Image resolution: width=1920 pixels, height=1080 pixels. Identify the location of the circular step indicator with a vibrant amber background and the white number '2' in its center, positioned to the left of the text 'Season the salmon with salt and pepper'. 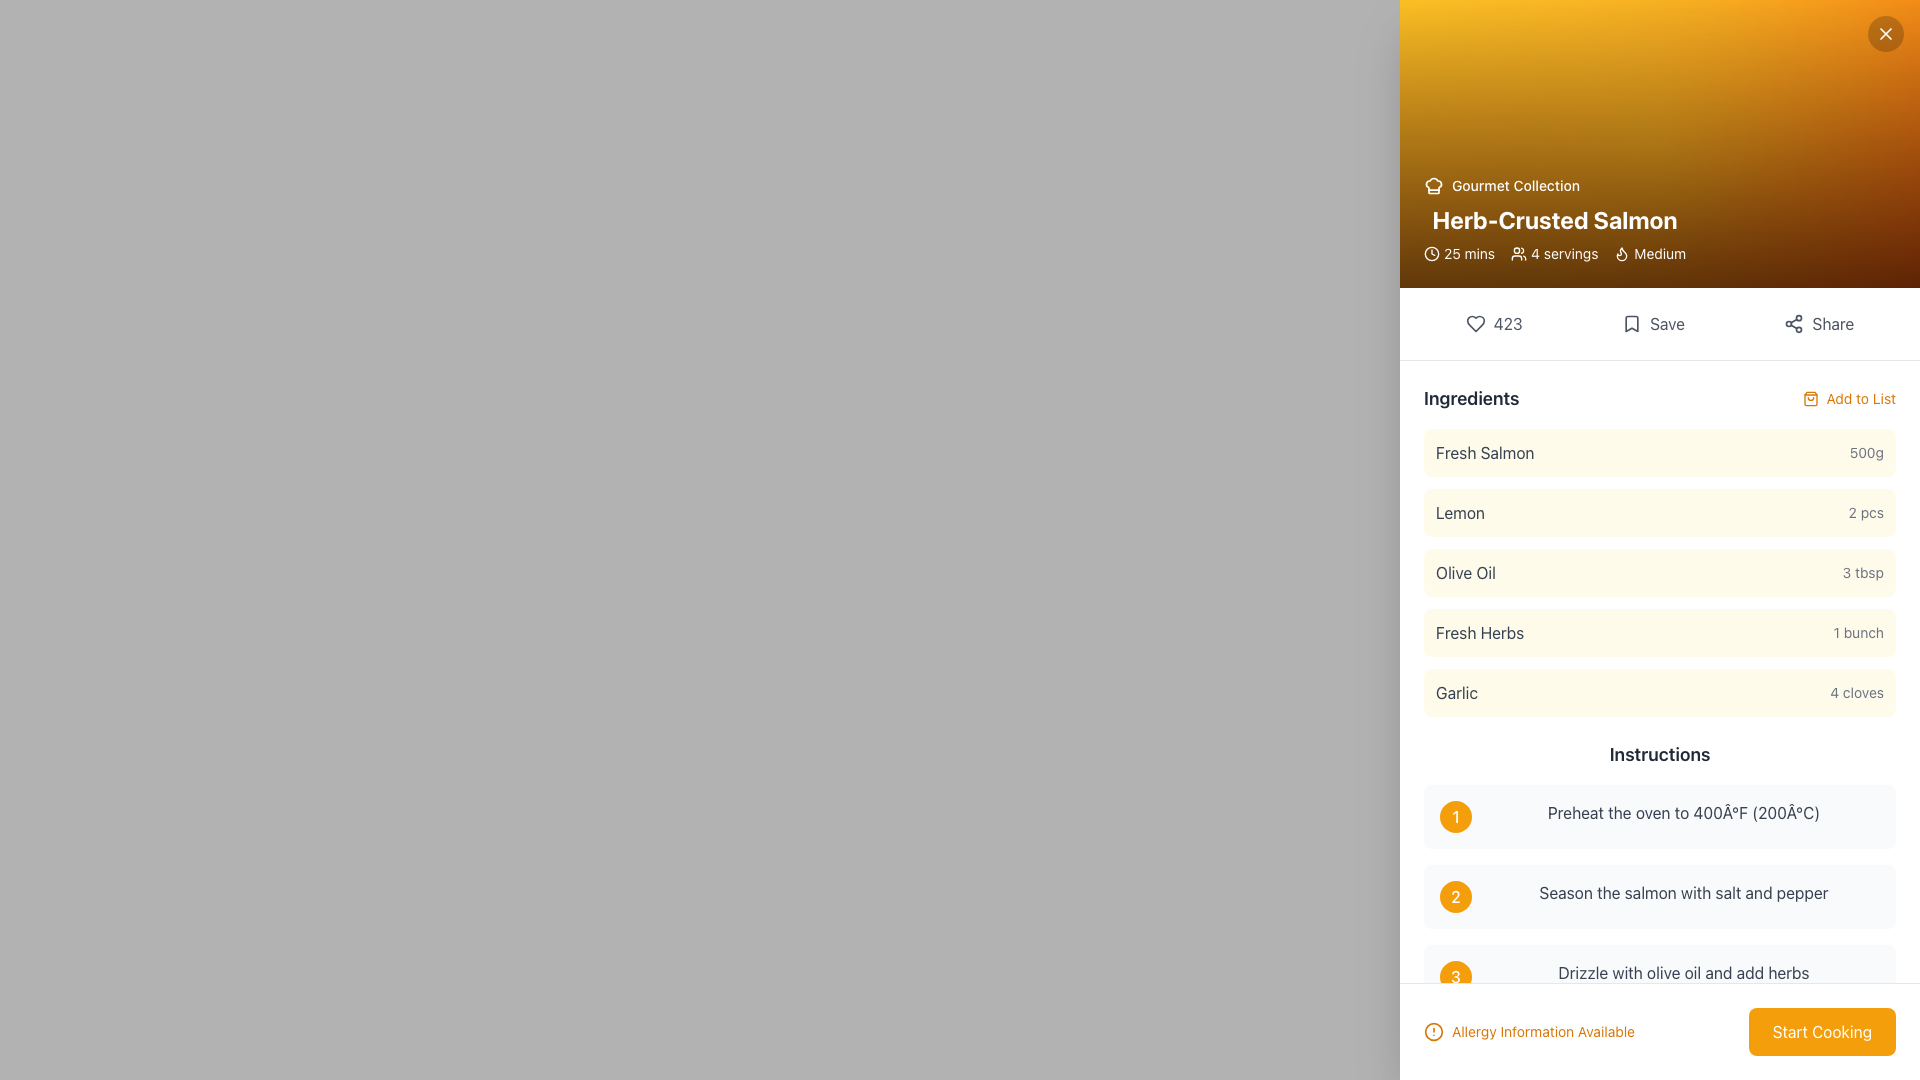
(1455, 896).